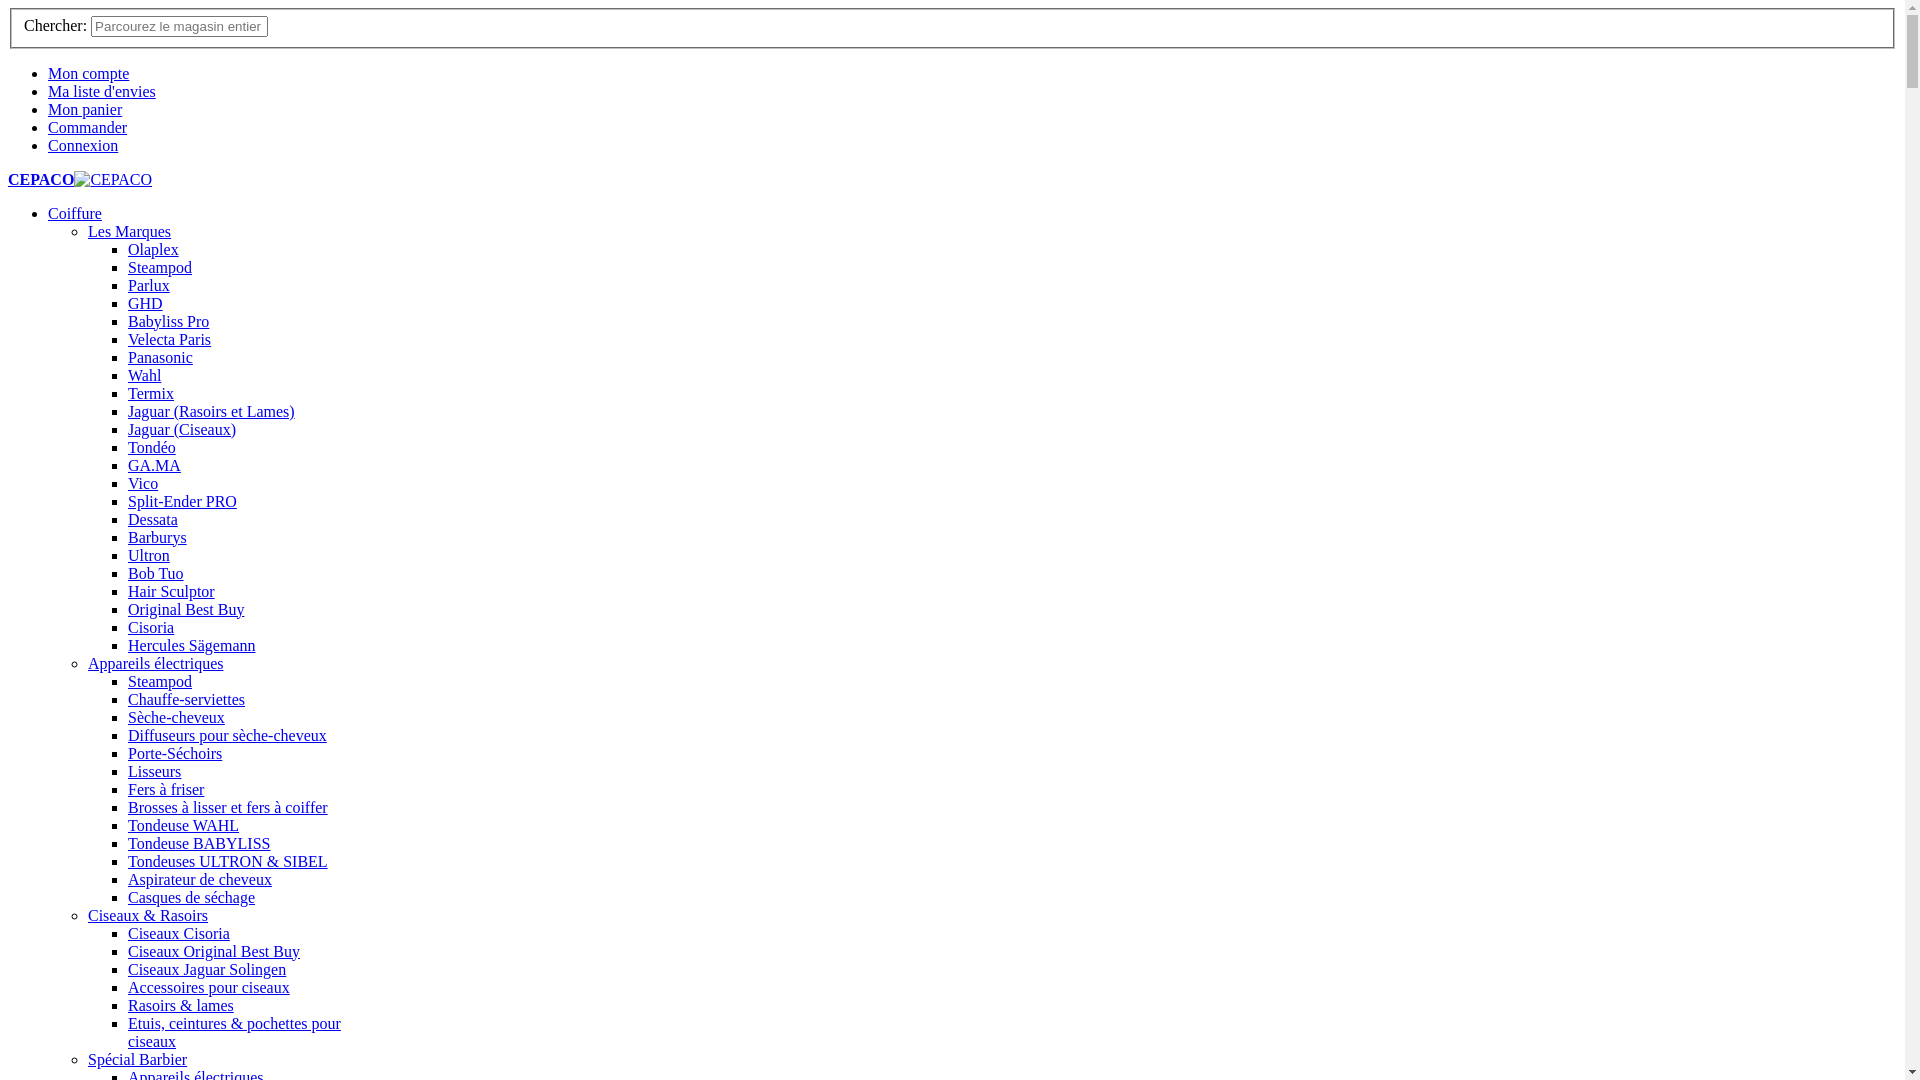  Describe the element at coordinates (127, 933) in the screenshot. I see `'Ciseaux Cisoria'` at that location.